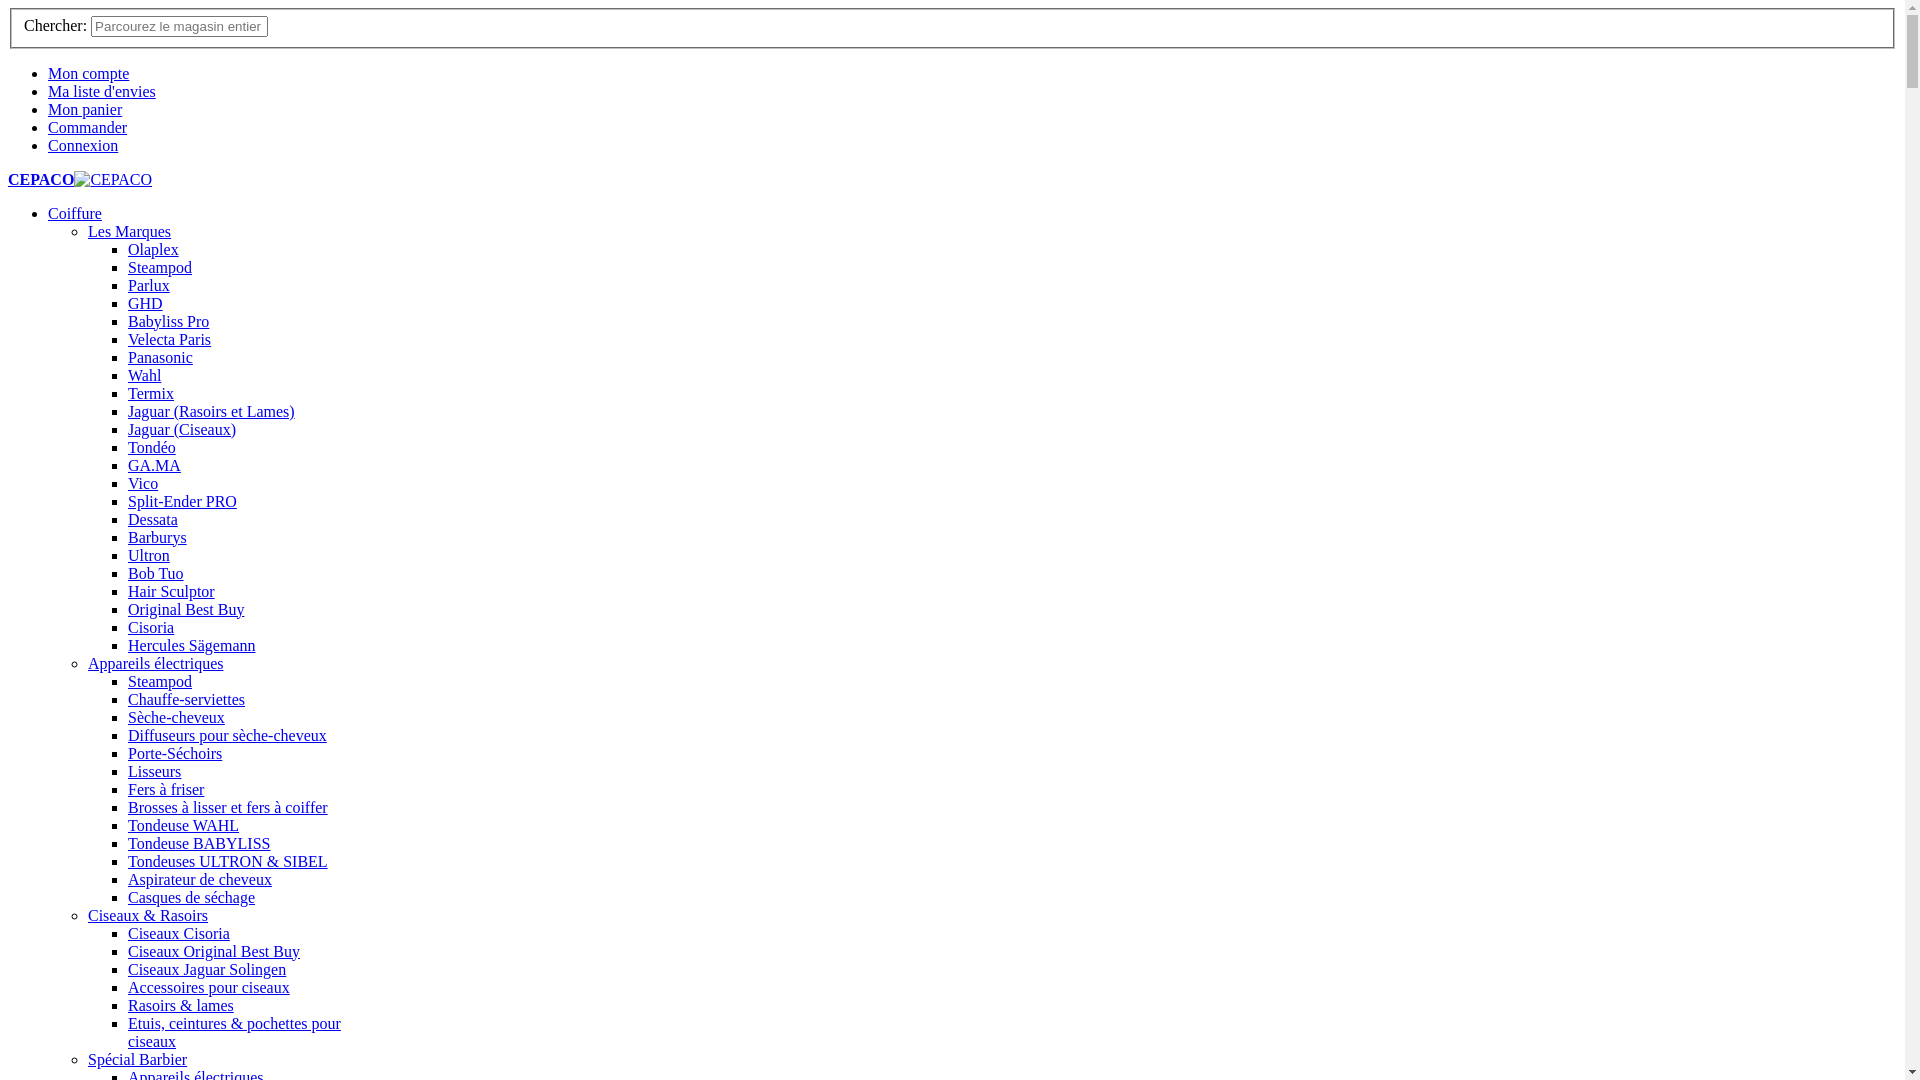  Describe the element at coordinates (127, 933) in the screenshot. I see `'Ciseaux Cisoria'` at that location.